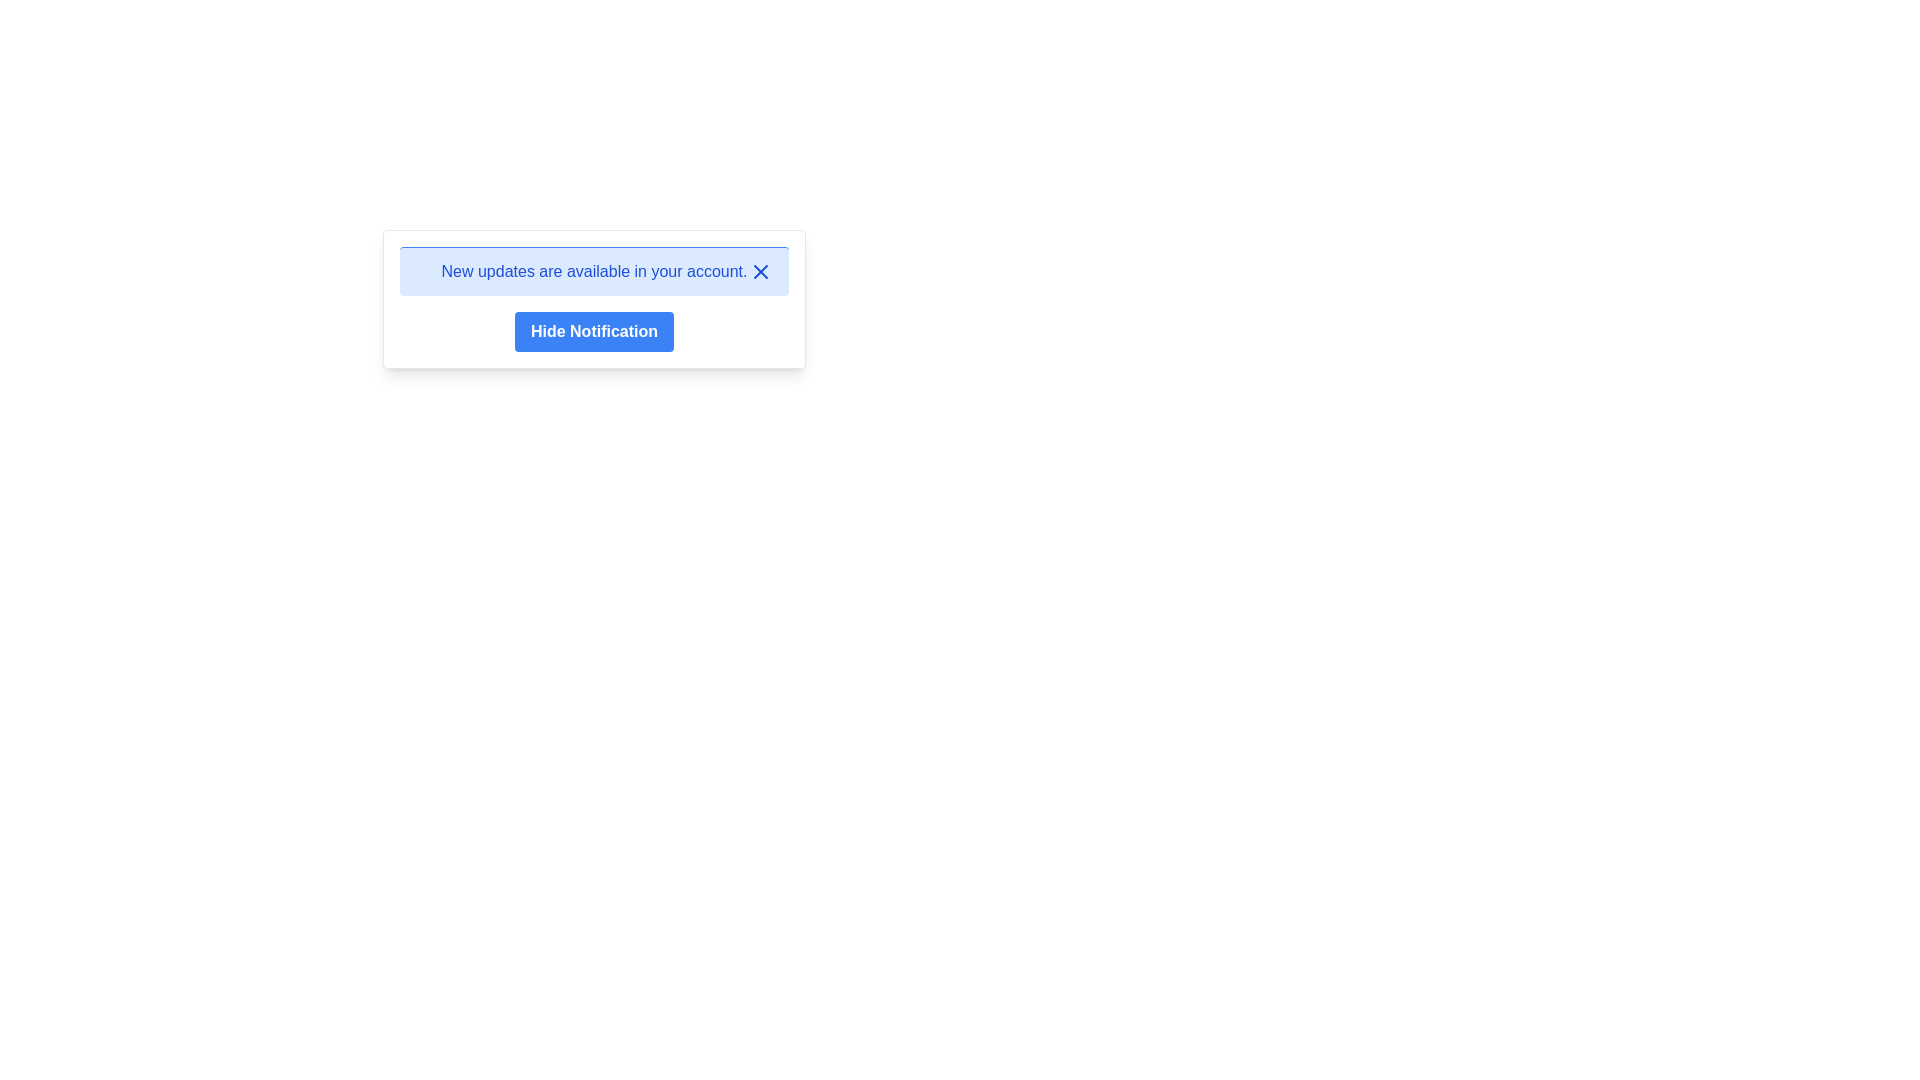 The image size is (1920, 1080). I want to click on the blue cross (X) icon button in the top-right corner of the blue-alert notification box, so click(760, 272).